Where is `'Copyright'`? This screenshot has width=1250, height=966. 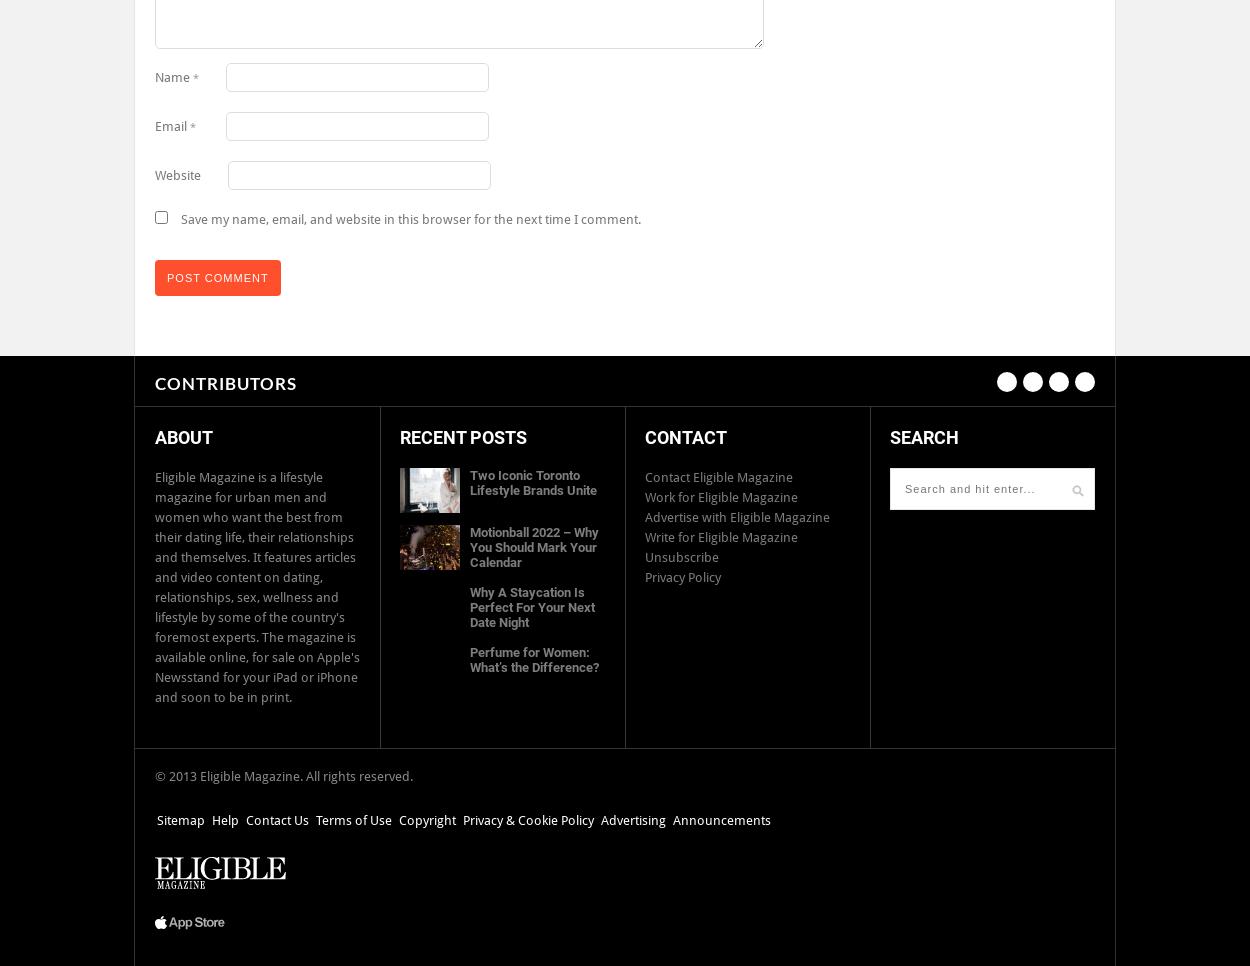 'Copyright' is located at coordinates (427, 820).